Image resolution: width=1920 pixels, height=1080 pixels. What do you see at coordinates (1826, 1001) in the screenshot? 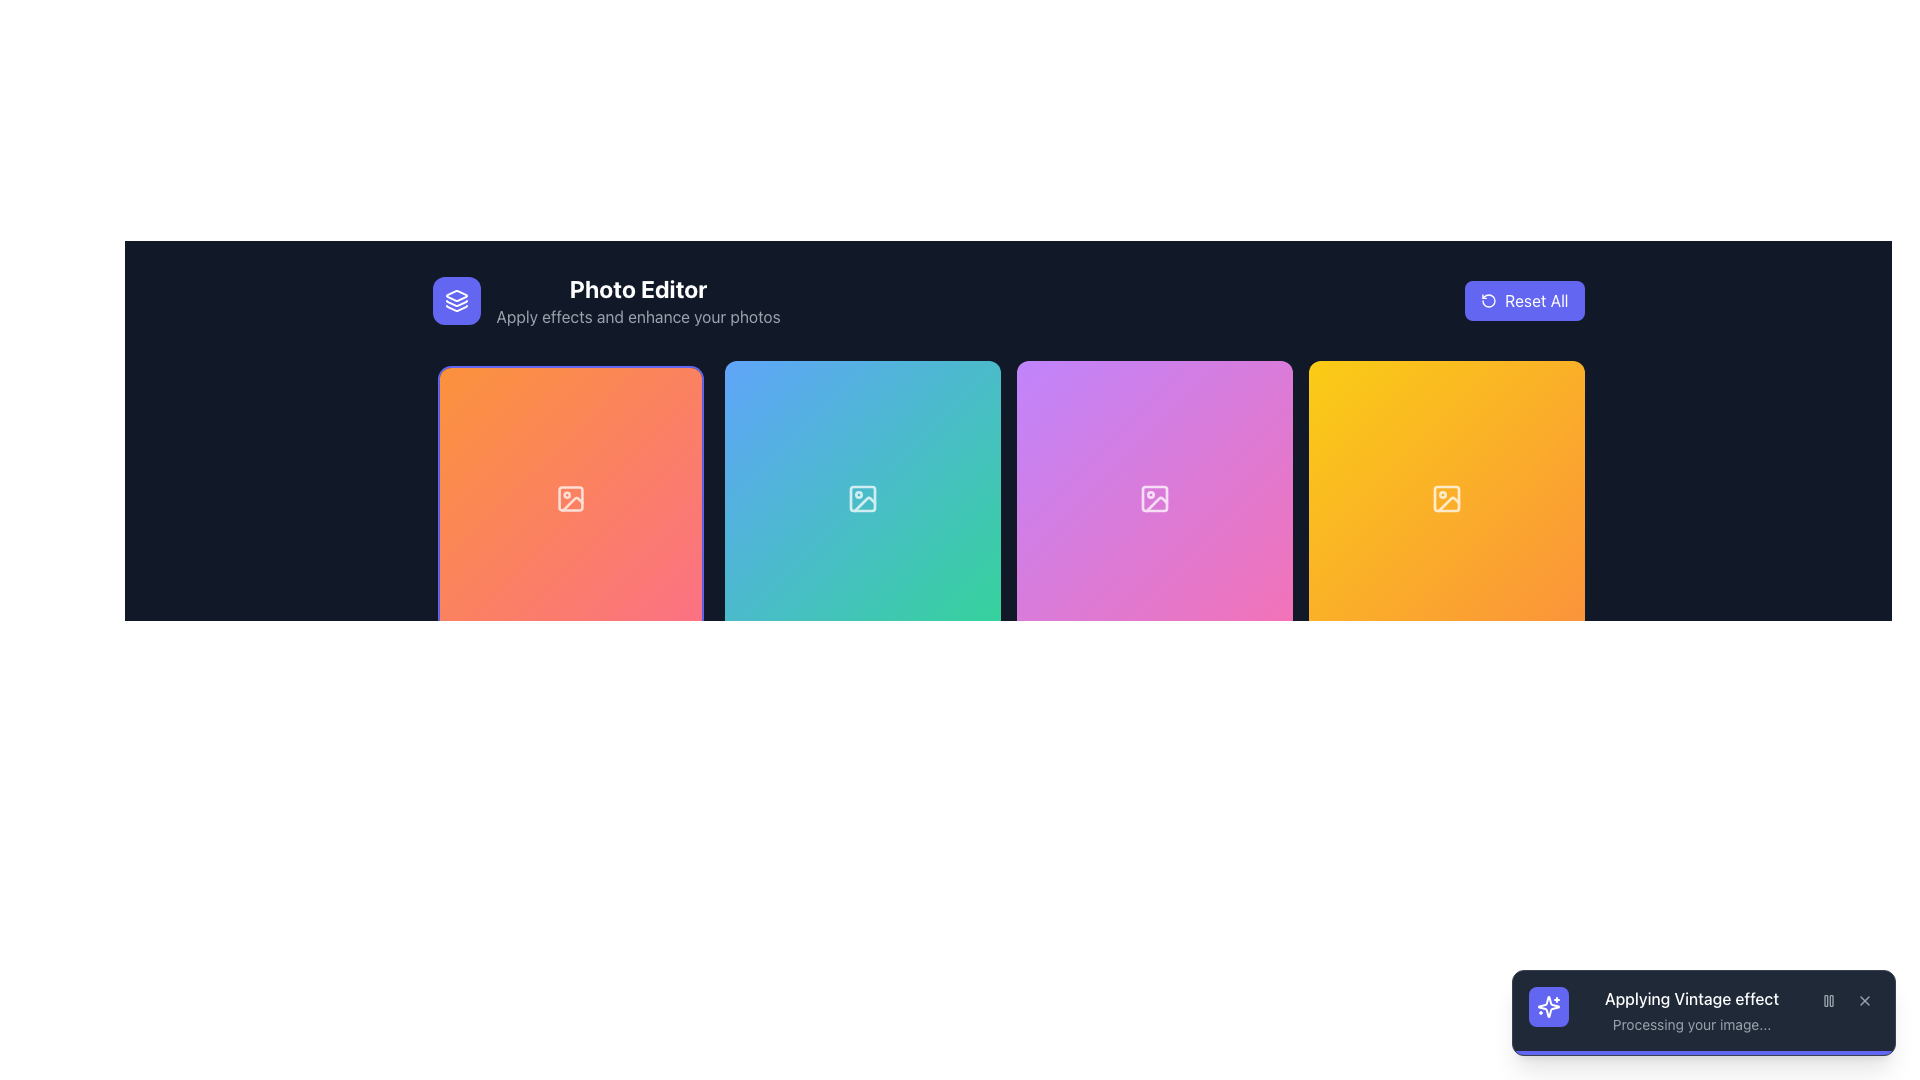
I see `the left bar of the pause button icon located in the 'Applying Vintage Effect' status notification in the bottom-right notification bar` at bounding box center [1826, 1001].